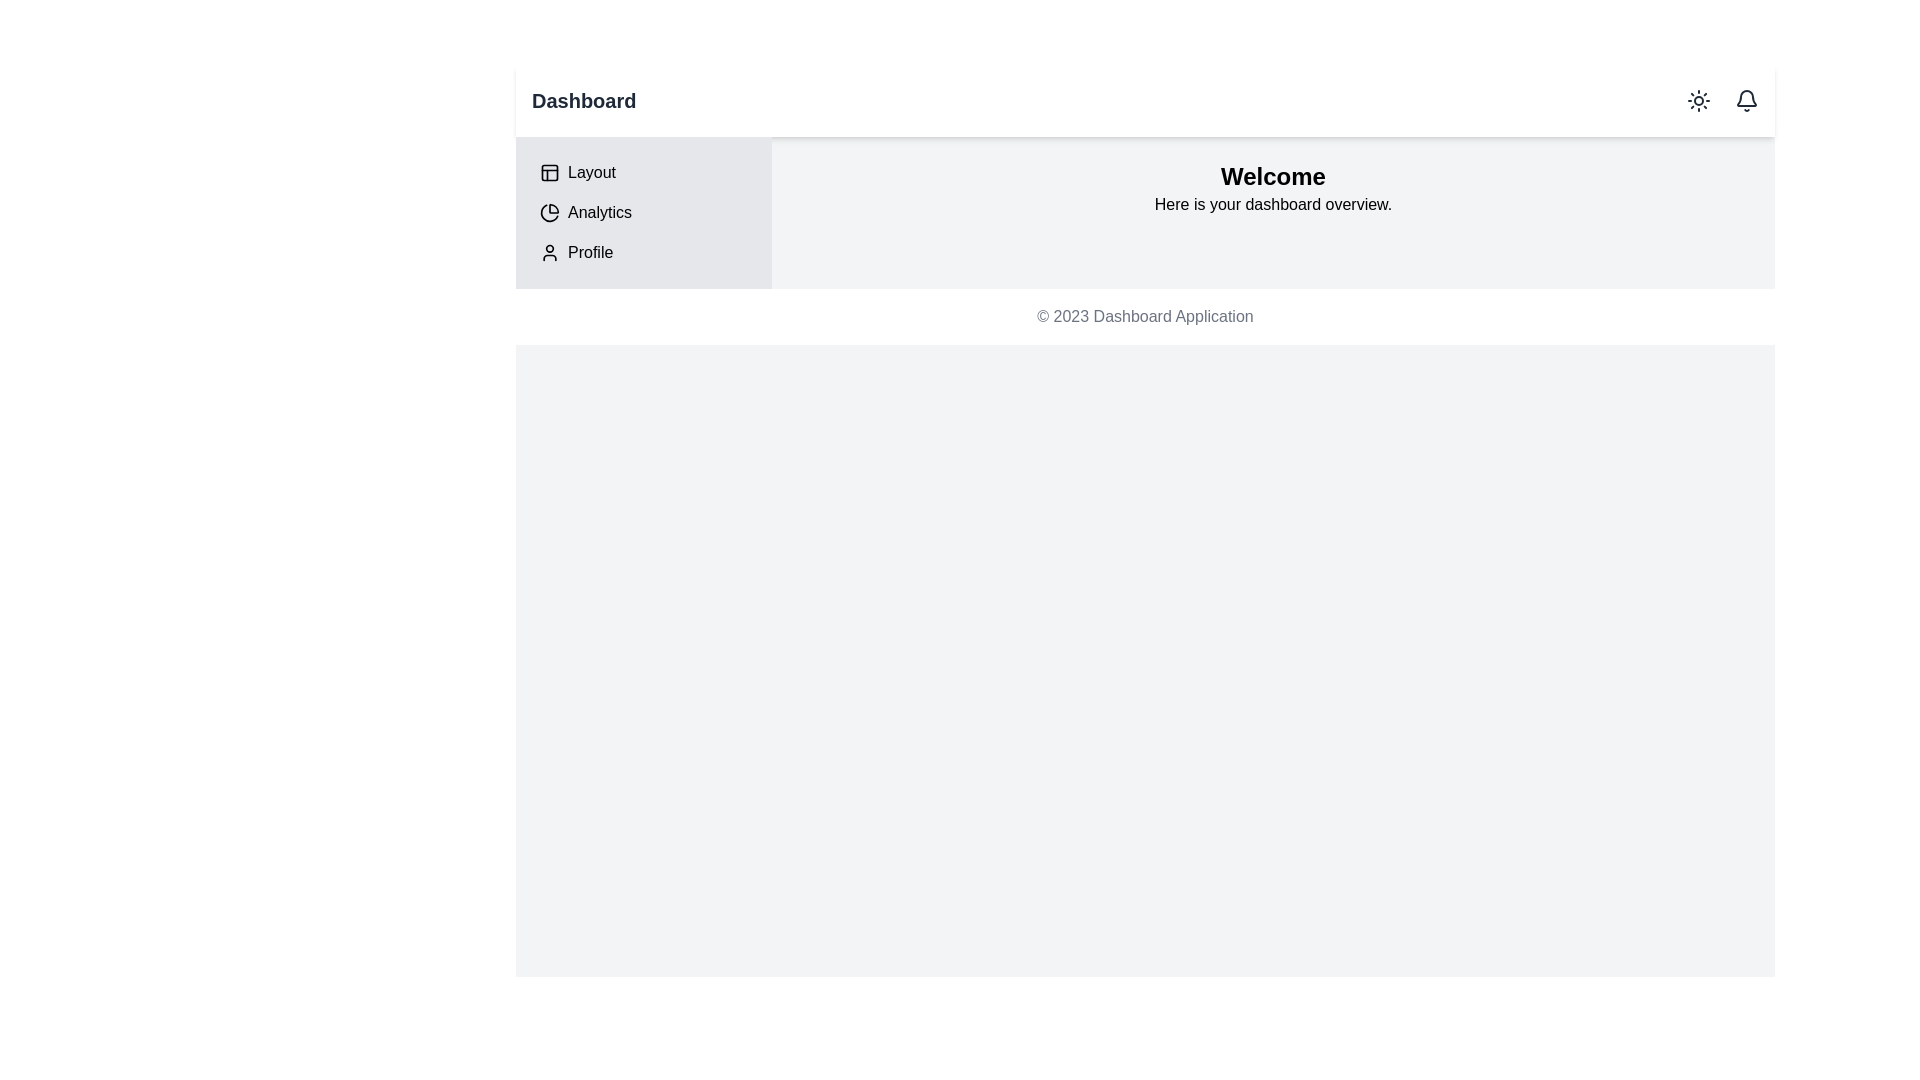 Image resolution: width=1920 pixels, height=1080 pixels. Describe the element at coordinates (599, 212) in the screenshot. I see `the 'Analytics' text label in the left-side navigation menu, which is styled in black sans-serif font and positioned adjacent to a pie chart icon` at that location.